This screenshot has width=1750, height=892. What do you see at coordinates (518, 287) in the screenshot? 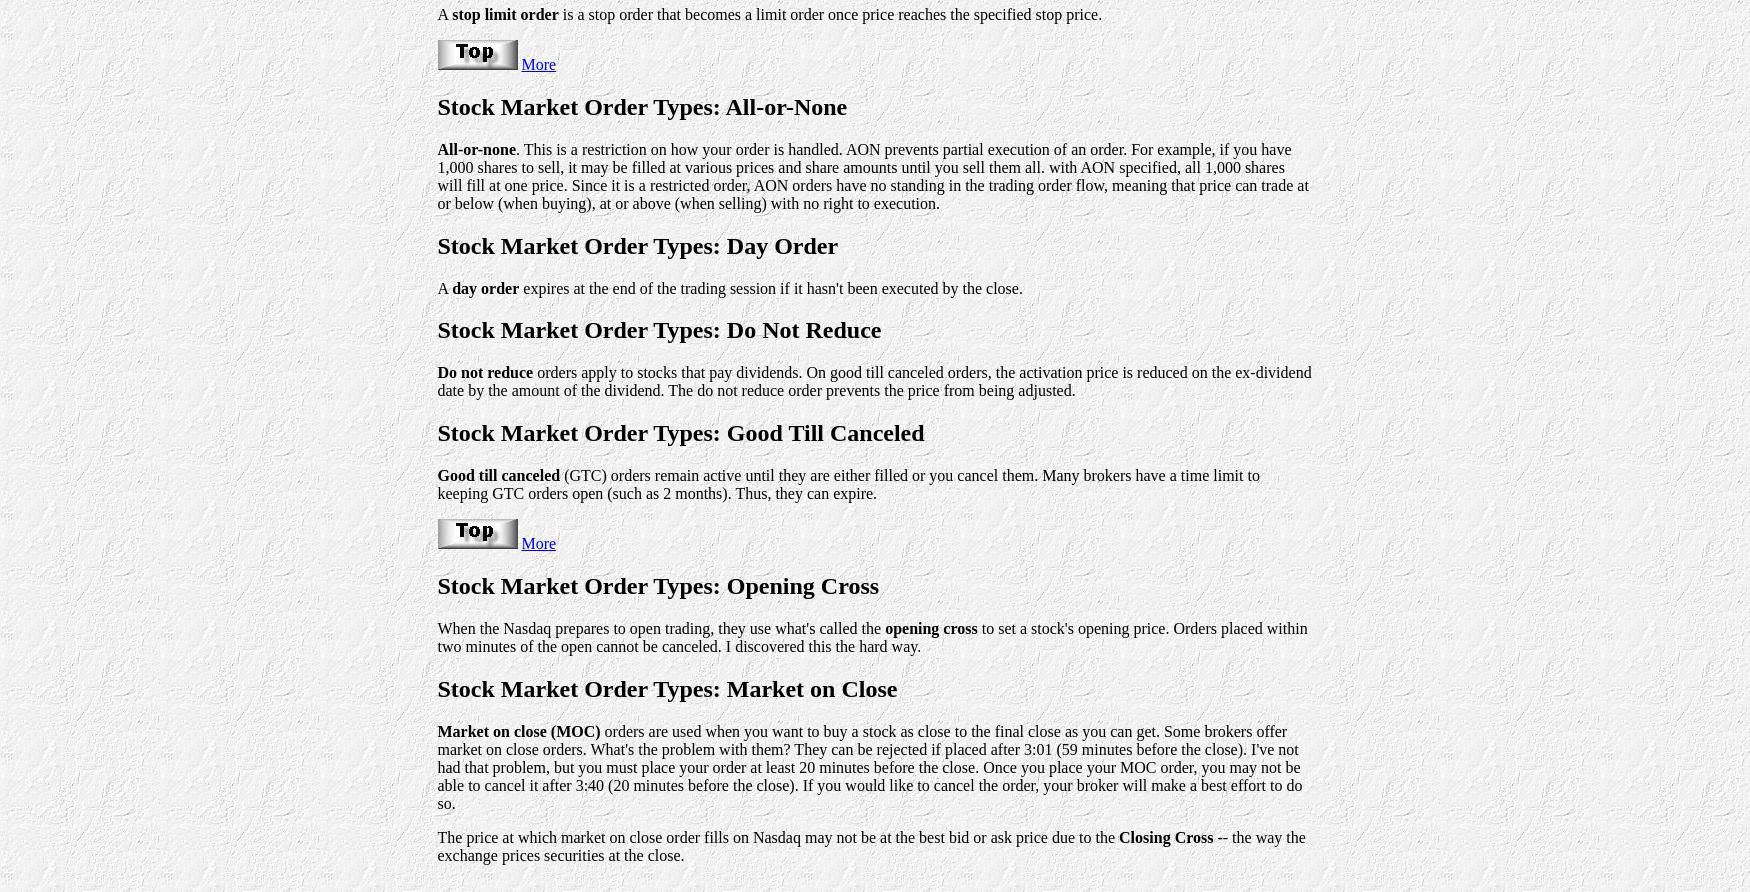
I see `'expires at the end of the trading session if it hasn't been executed by the close.'` at bounding box center [518, 287].